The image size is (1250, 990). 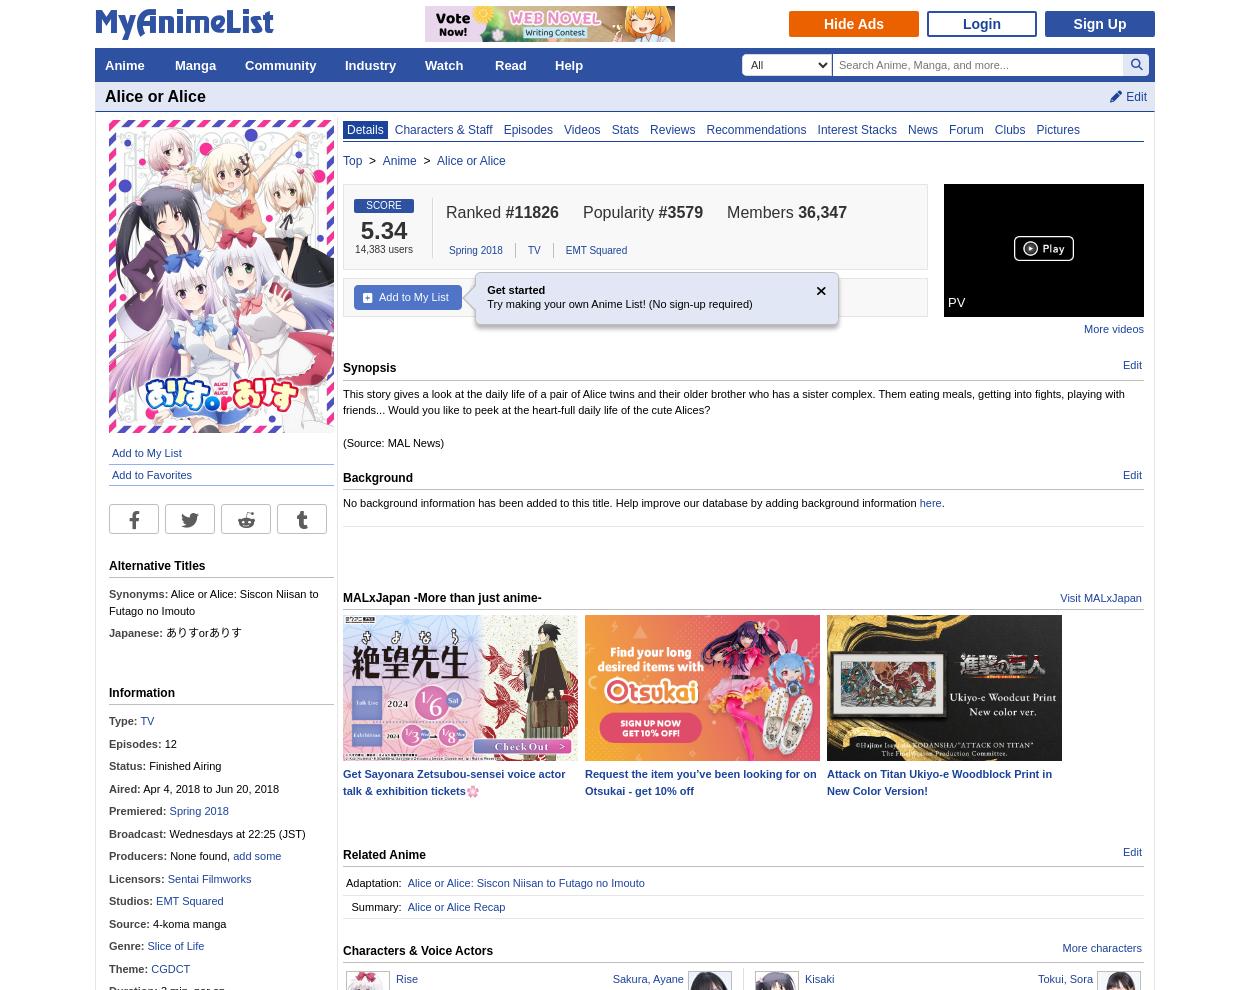 What do you see at coordinates (852, 22) in the screenshot?
I see `'Hide Ads'` at bounding box center [852, 22].